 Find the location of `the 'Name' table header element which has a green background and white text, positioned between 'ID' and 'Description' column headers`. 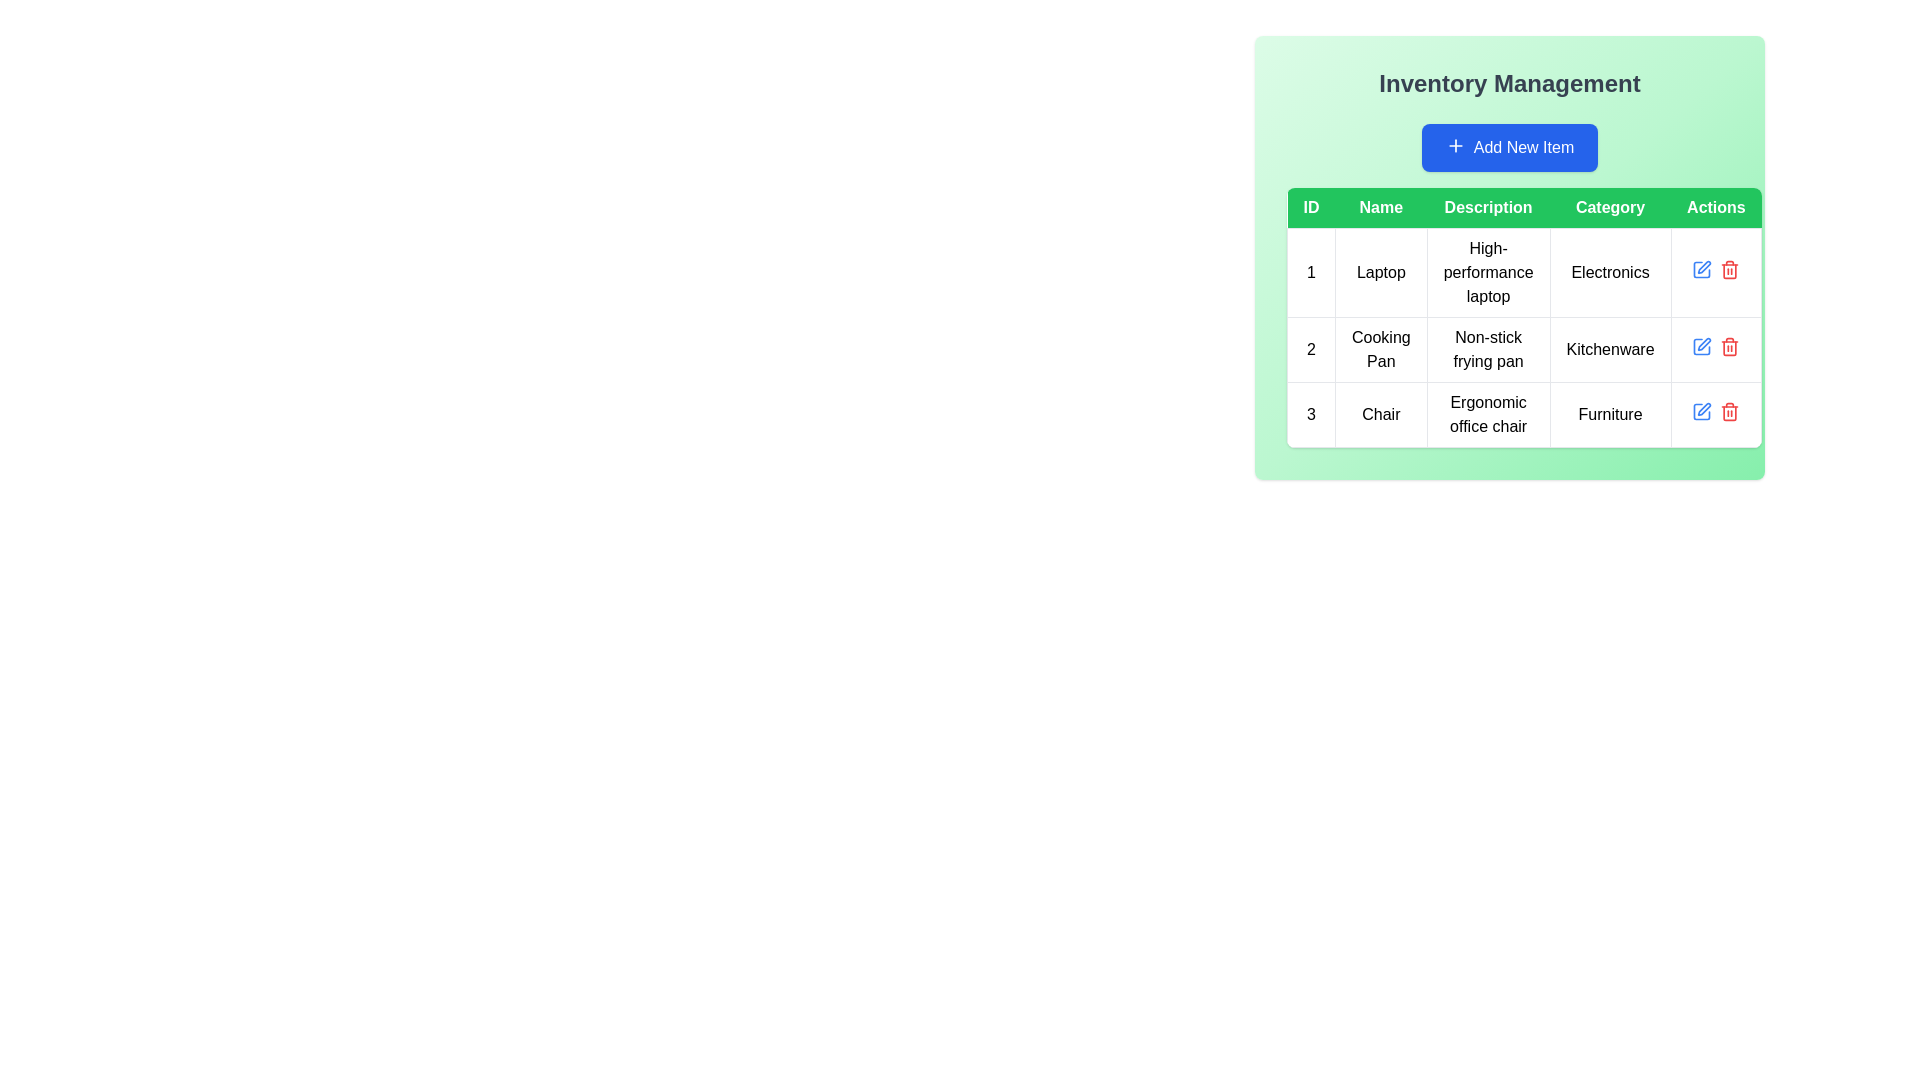

the 'Name' table header element which has a green background and white text, positioned between 'ID' and 'Description' column headers is located at coordinates (1380, 208).